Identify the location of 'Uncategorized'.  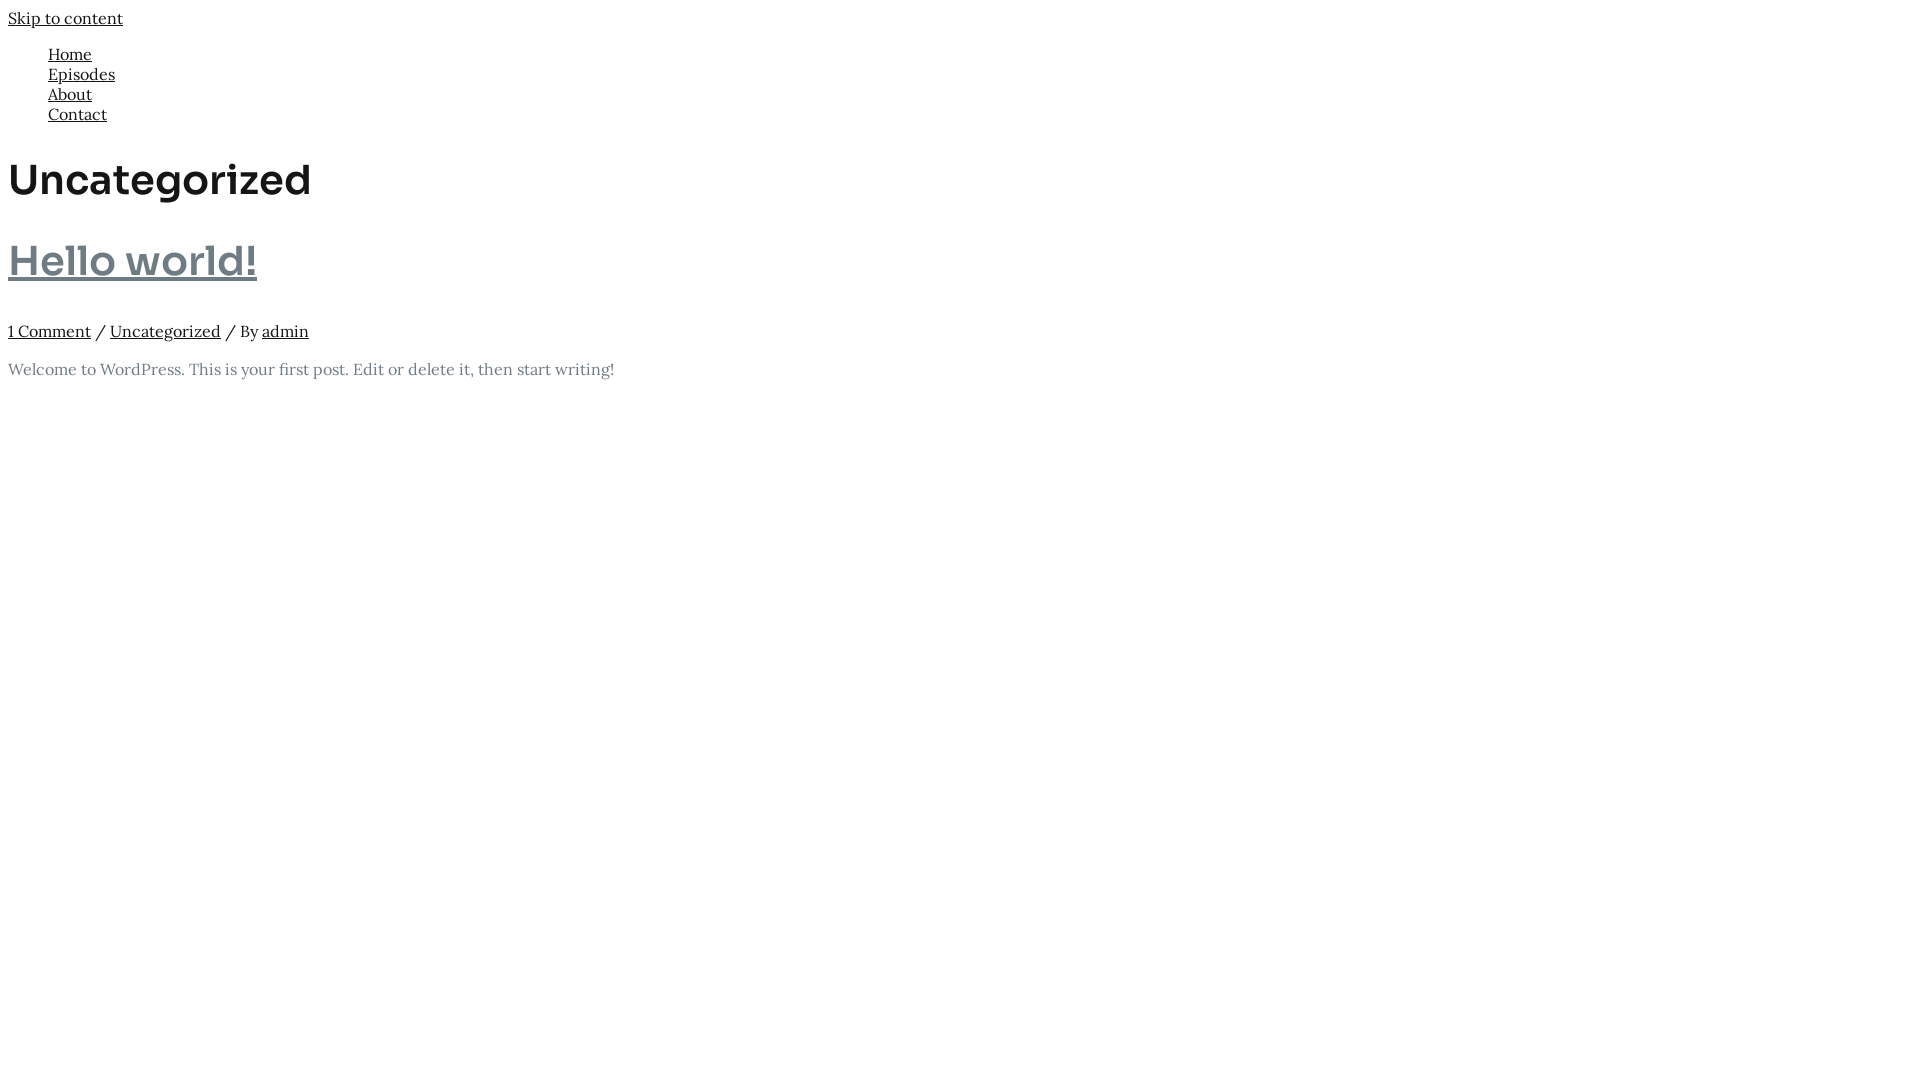
(165, 330).